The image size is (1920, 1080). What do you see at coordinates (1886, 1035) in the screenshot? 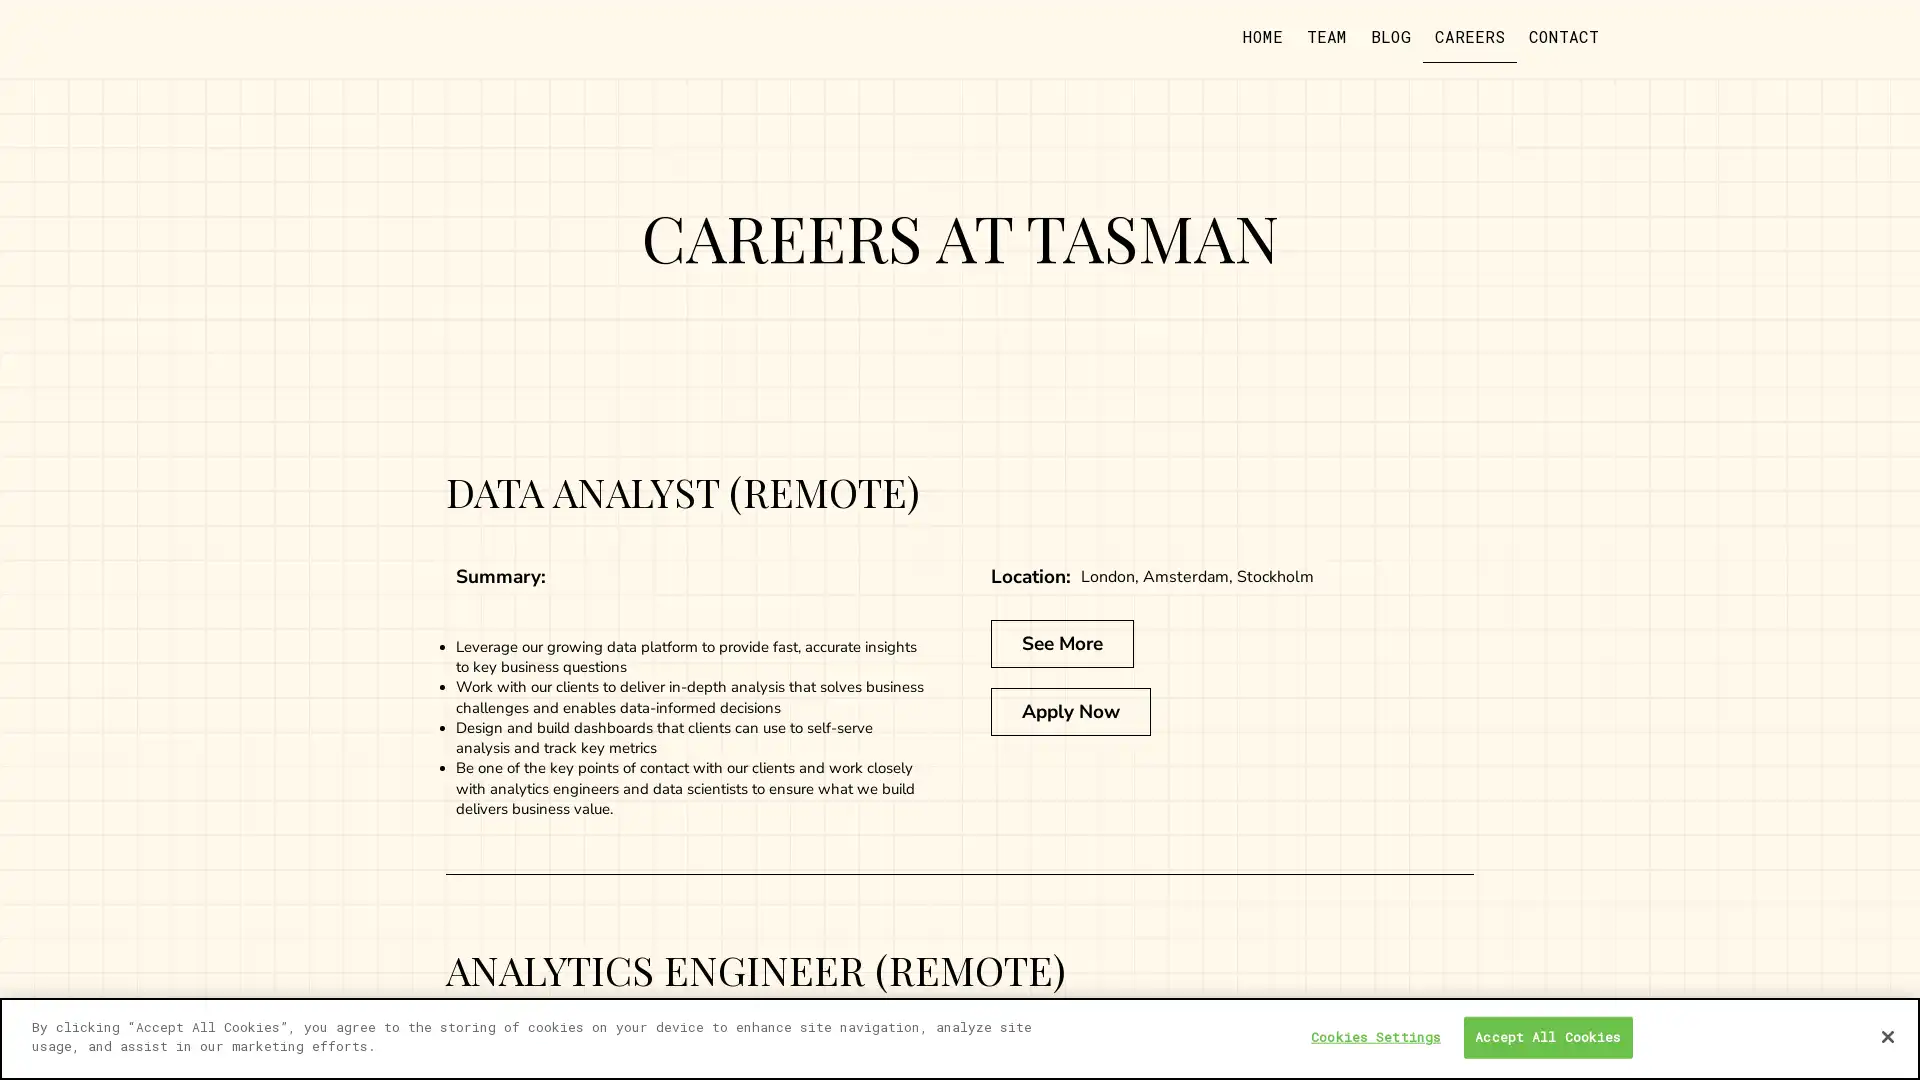
I see `Close` at bounding box center [1886, 1035].